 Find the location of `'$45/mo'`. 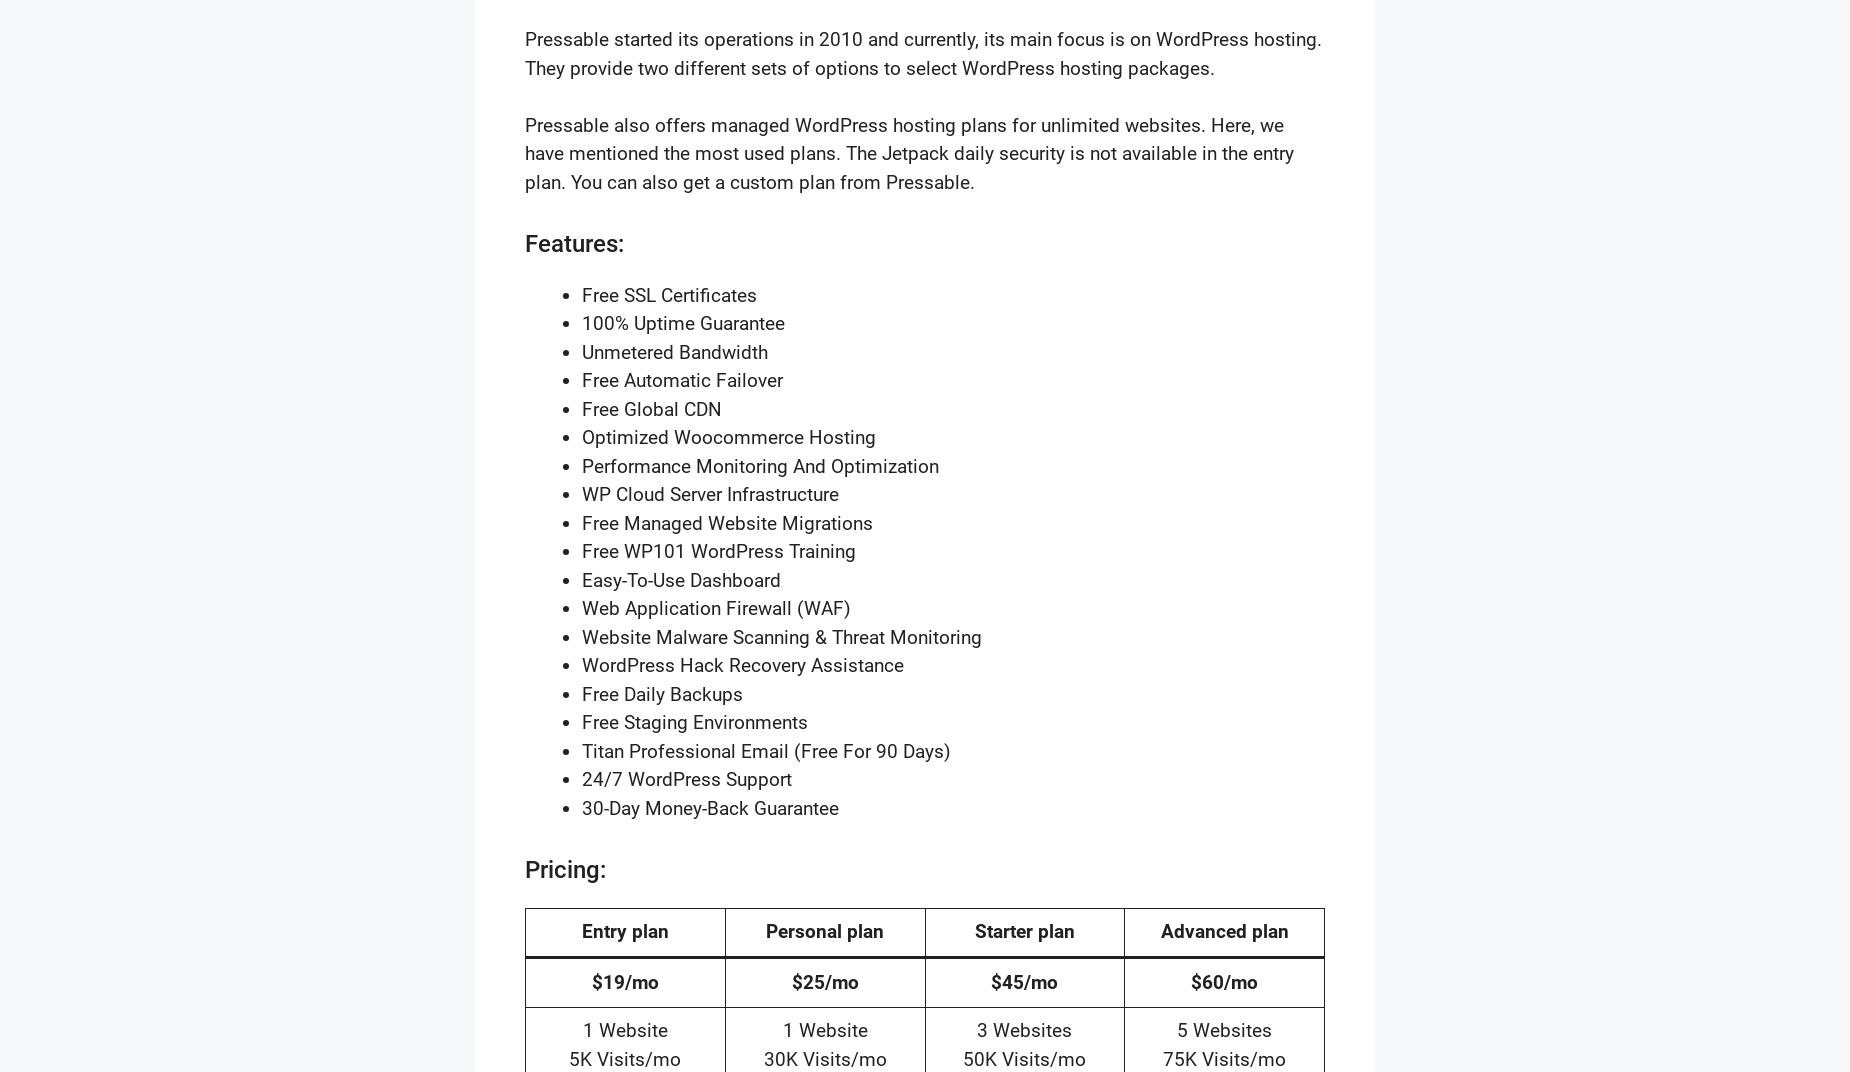

'$45/mo' is located at coordinates (1023, 980).